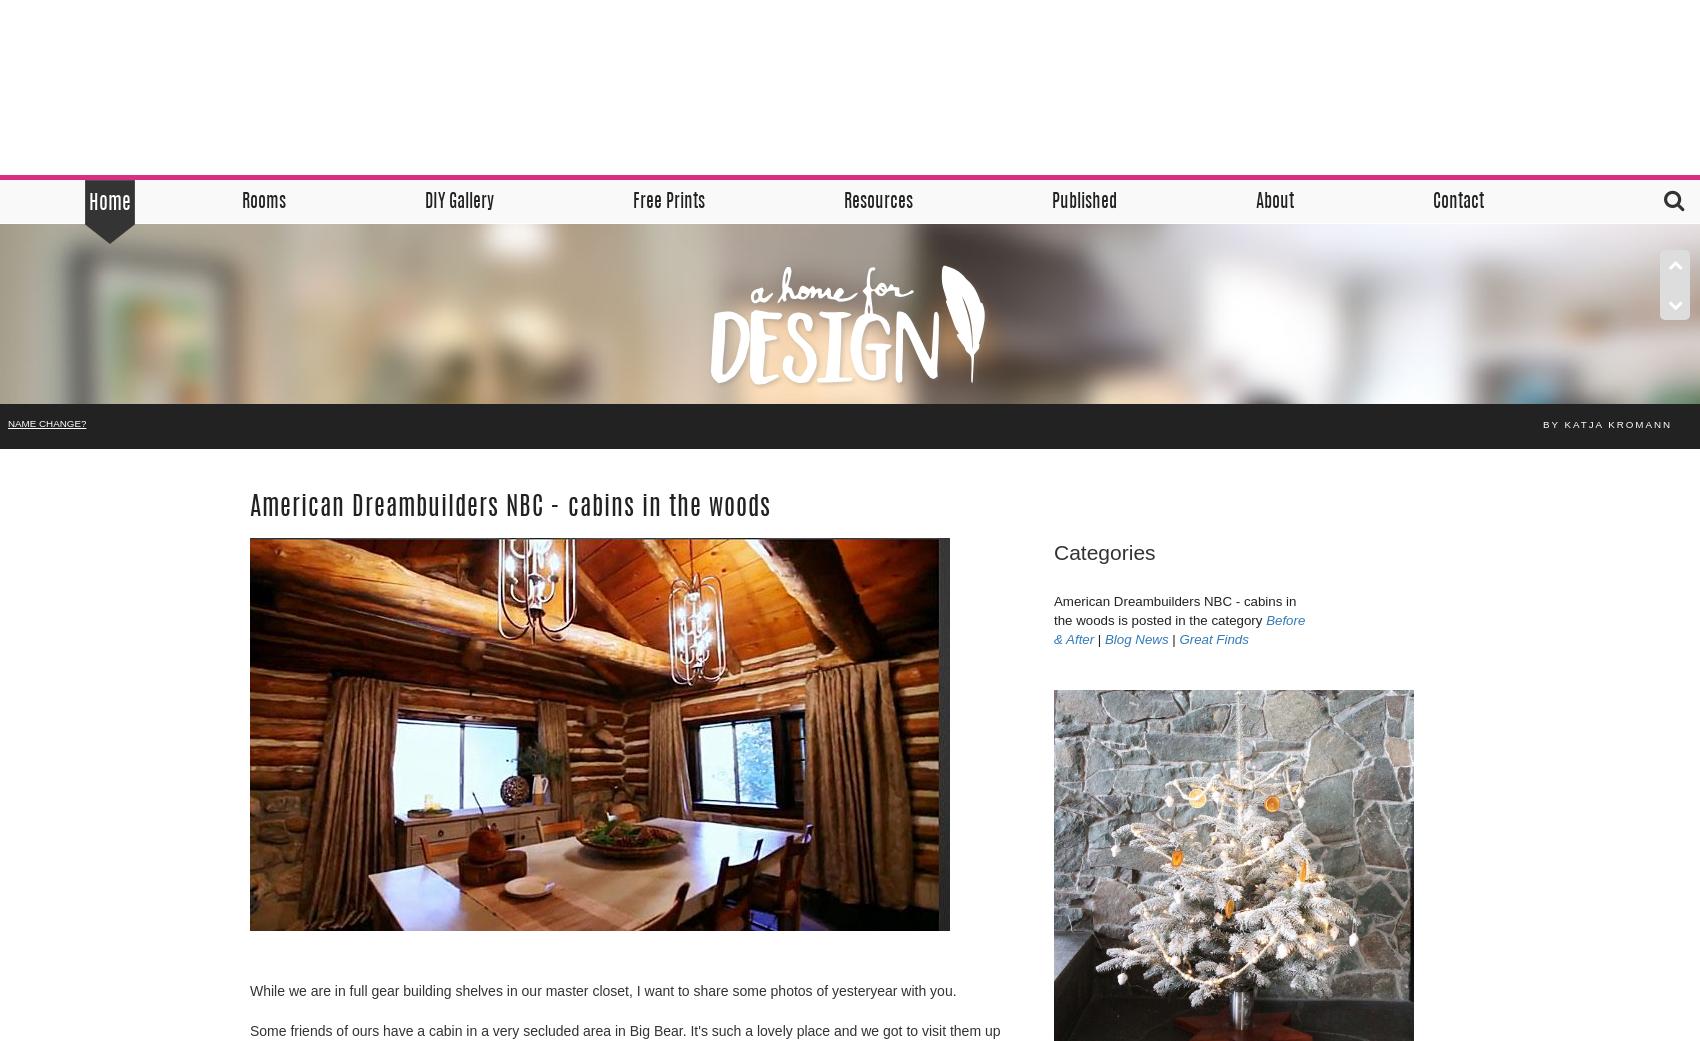 This screenshot has height=1041, width=1700. Describe the element at coordinates (510, 507) in the screenshot. I see `'American Dreambuilders NBC - cabins in the woods'` at that location.